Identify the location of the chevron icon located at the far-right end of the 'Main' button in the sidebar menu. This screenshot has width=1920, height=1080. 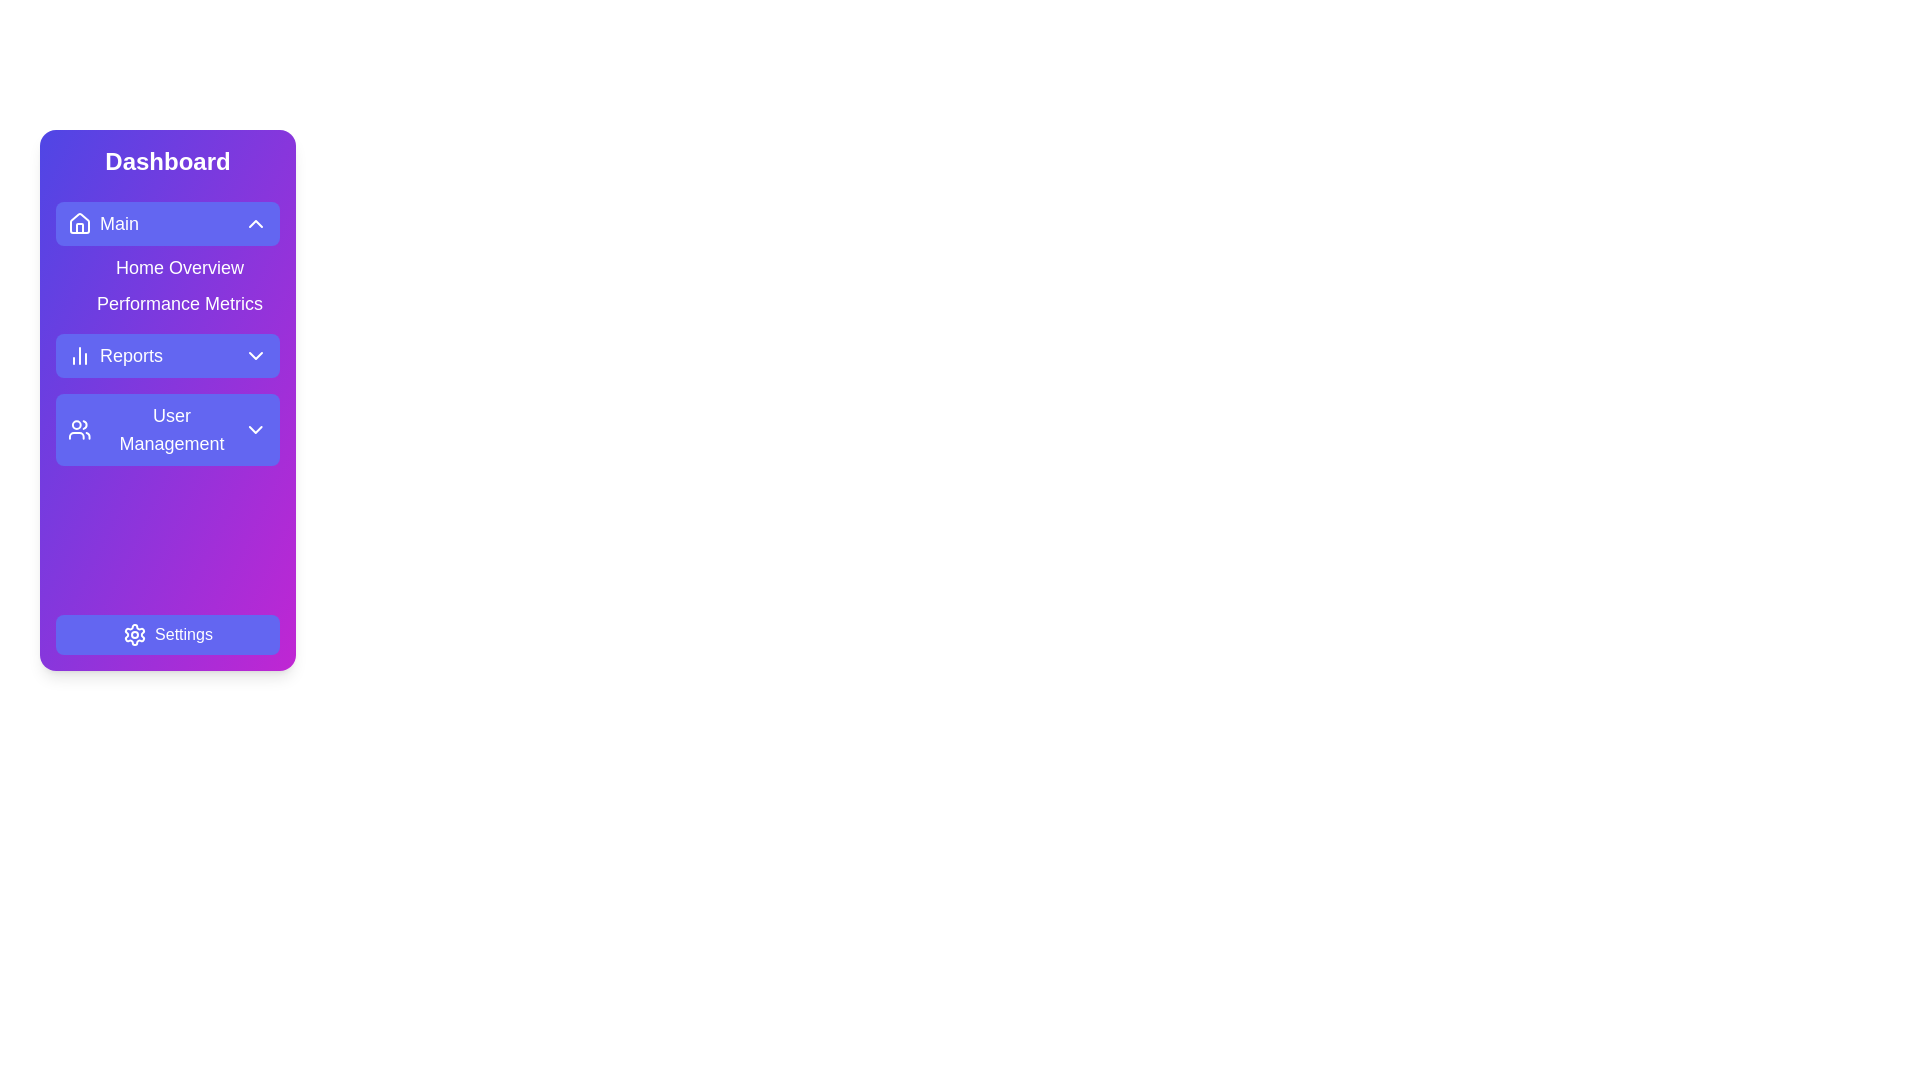
(254, 223).